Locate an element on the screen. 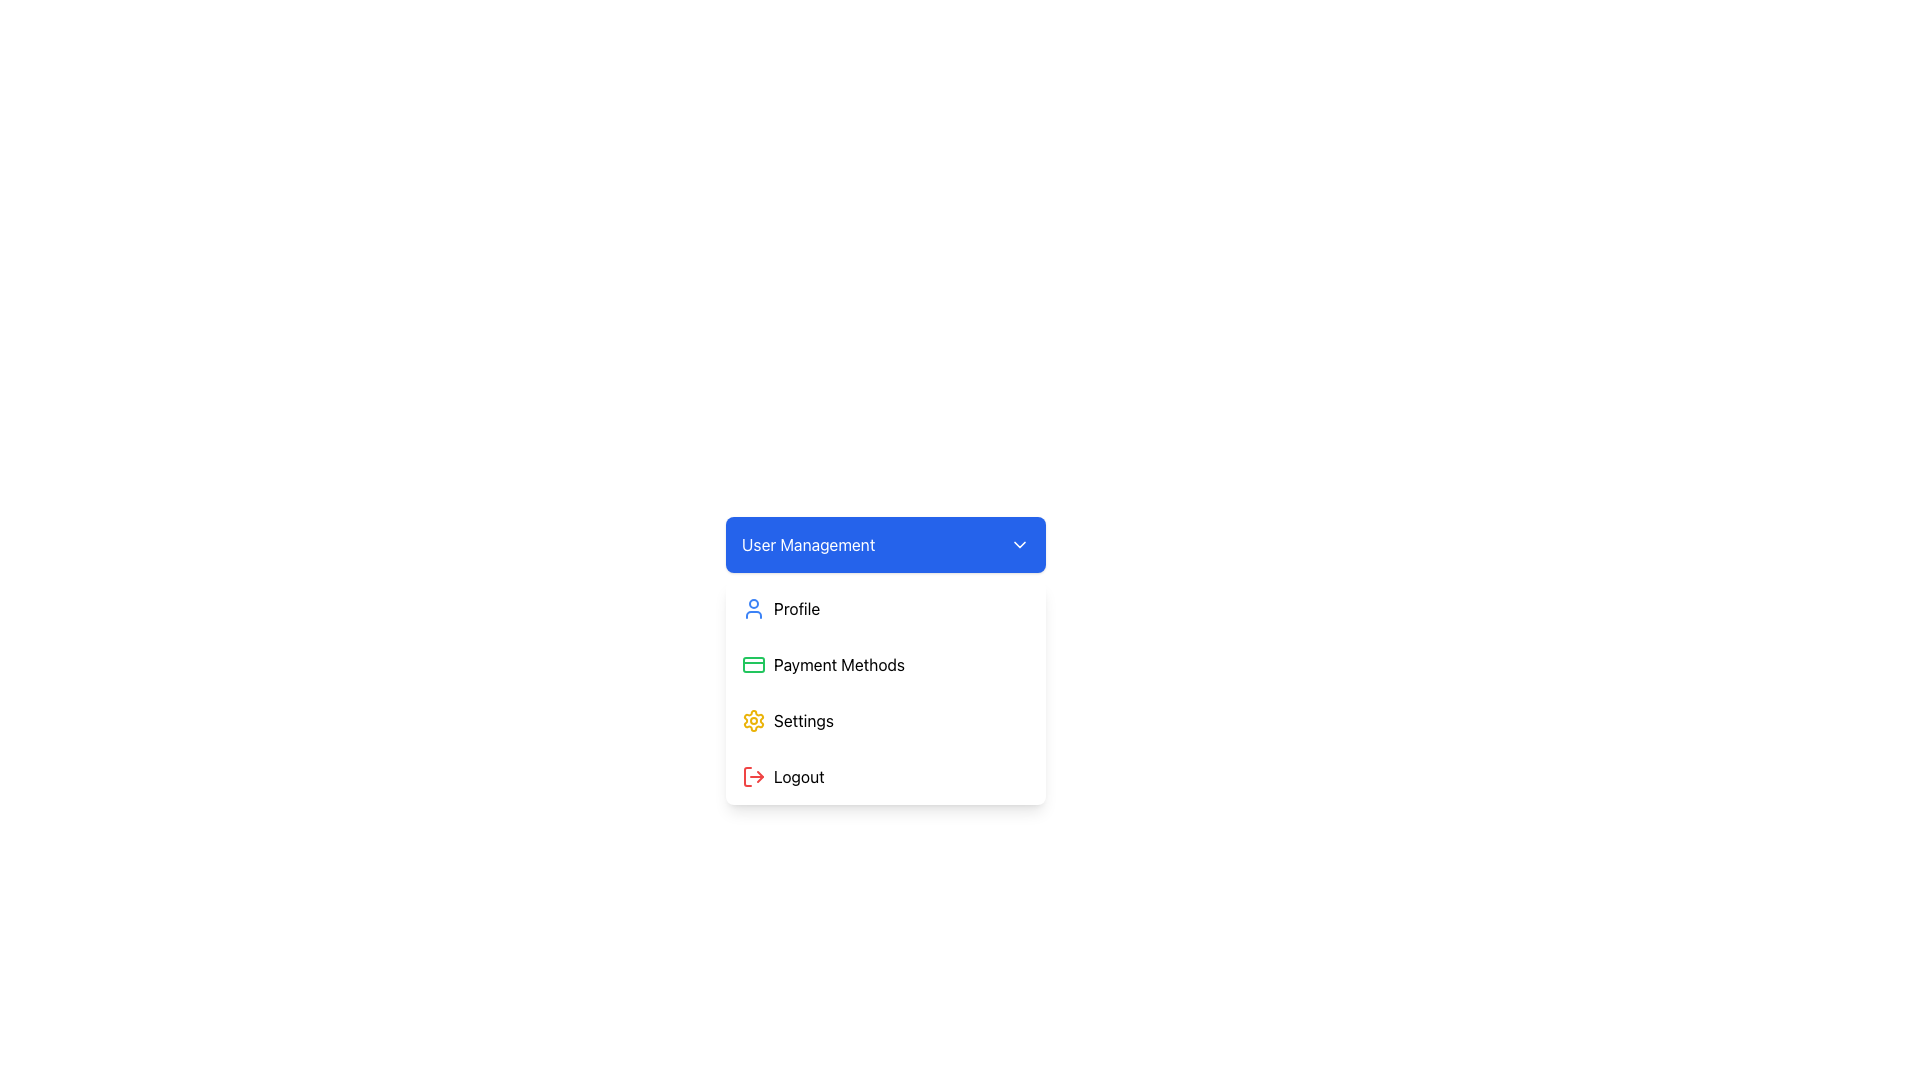 The image size is (1920, 1080). 'Profile' label, which is displayed in bold black font within the 'User Management' dropdown menu, located immediately to the right of the blue user icon is located at coordinates (796, 608).